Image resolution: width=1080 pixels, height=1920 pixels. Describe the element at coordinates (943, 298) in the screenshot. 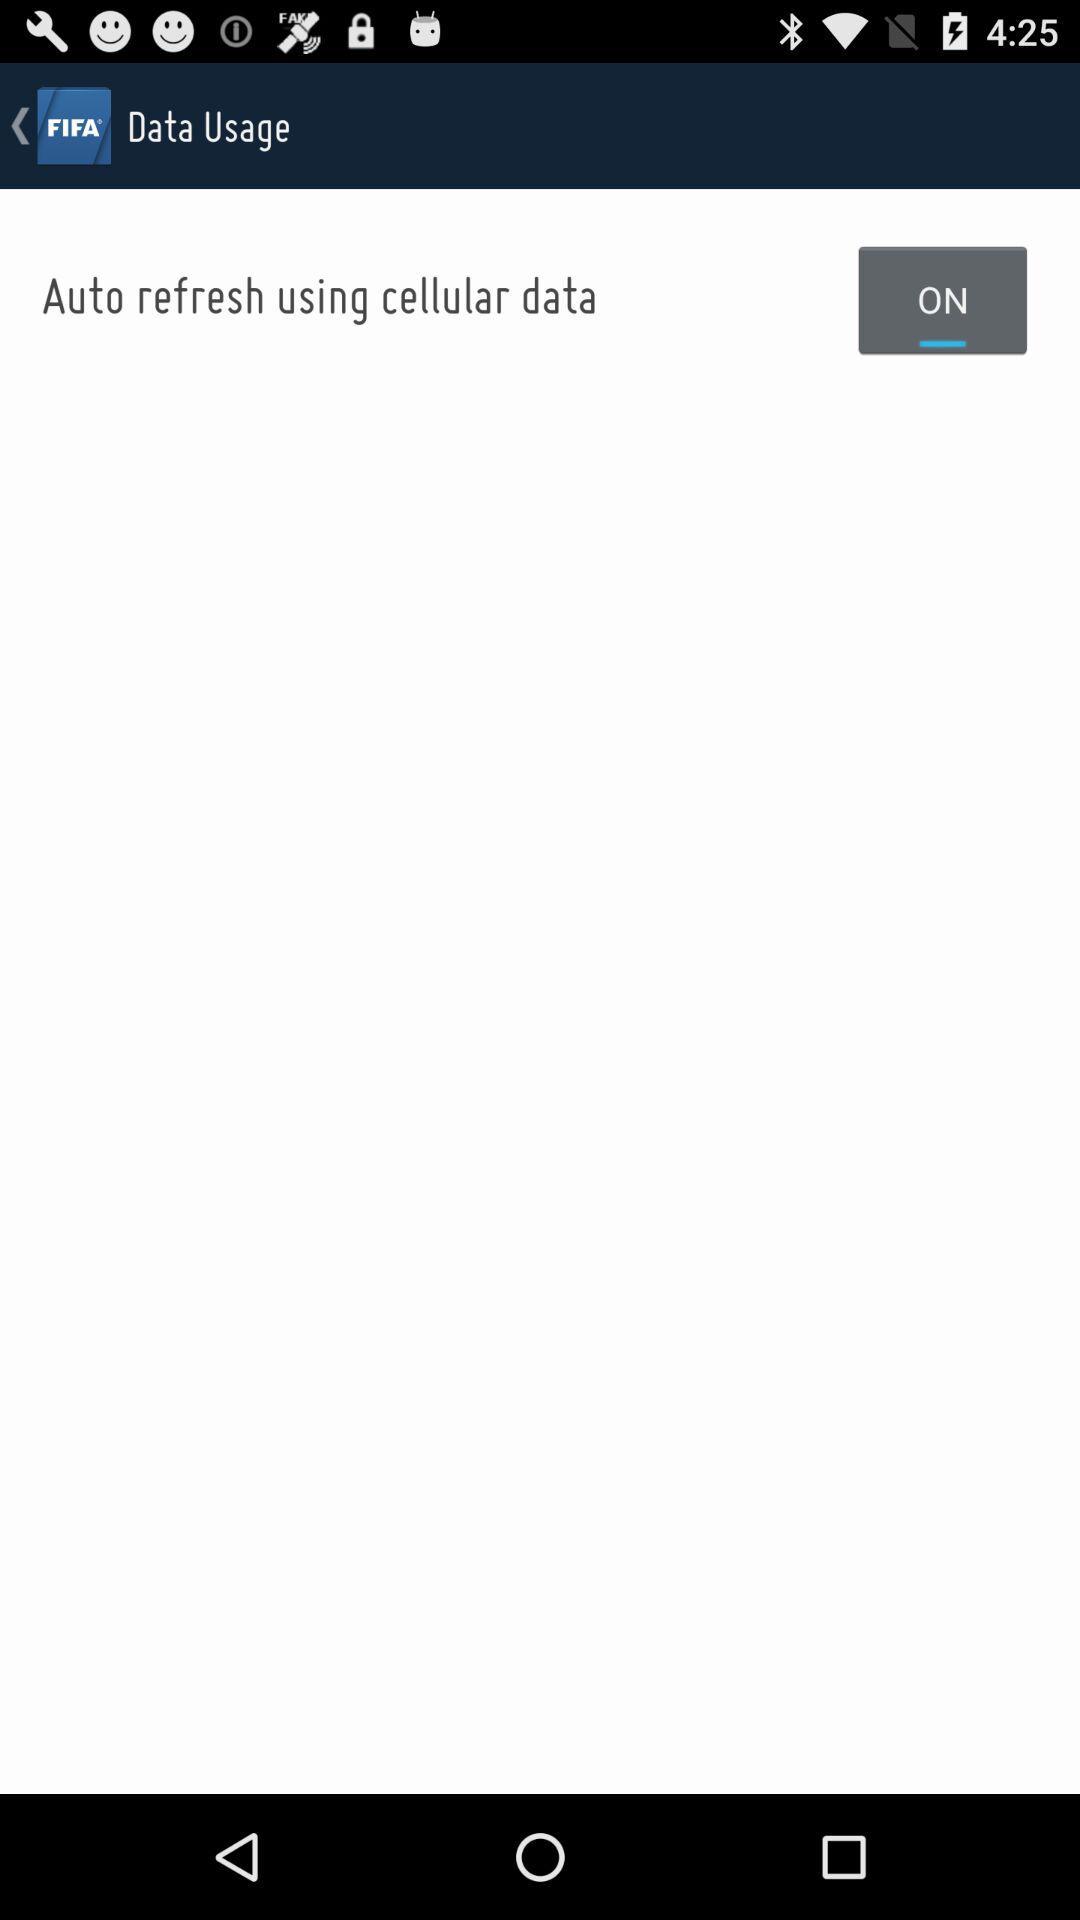

I see `the item to the right of auto refresh using` at that location.